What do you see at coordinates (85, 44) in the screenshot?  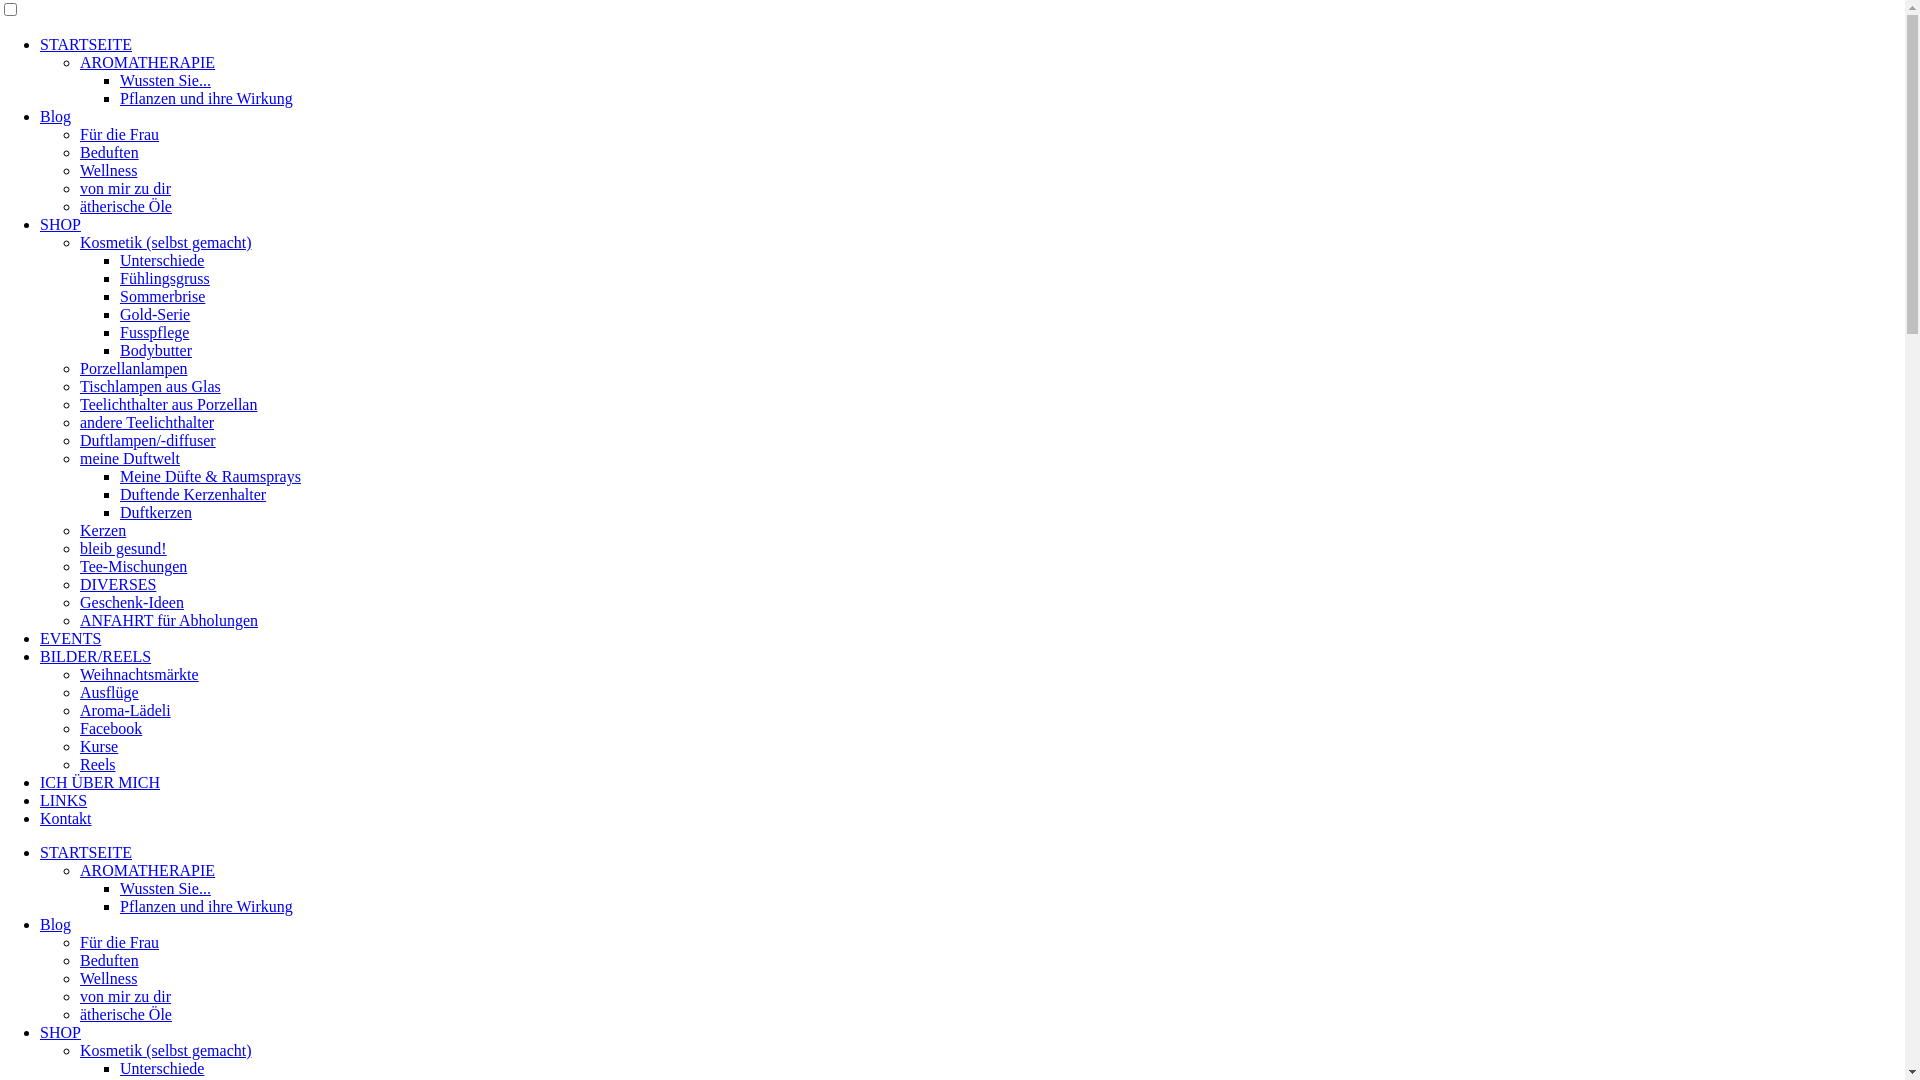 I see `'STARTSEITE'` at bounding box center [85, 44].